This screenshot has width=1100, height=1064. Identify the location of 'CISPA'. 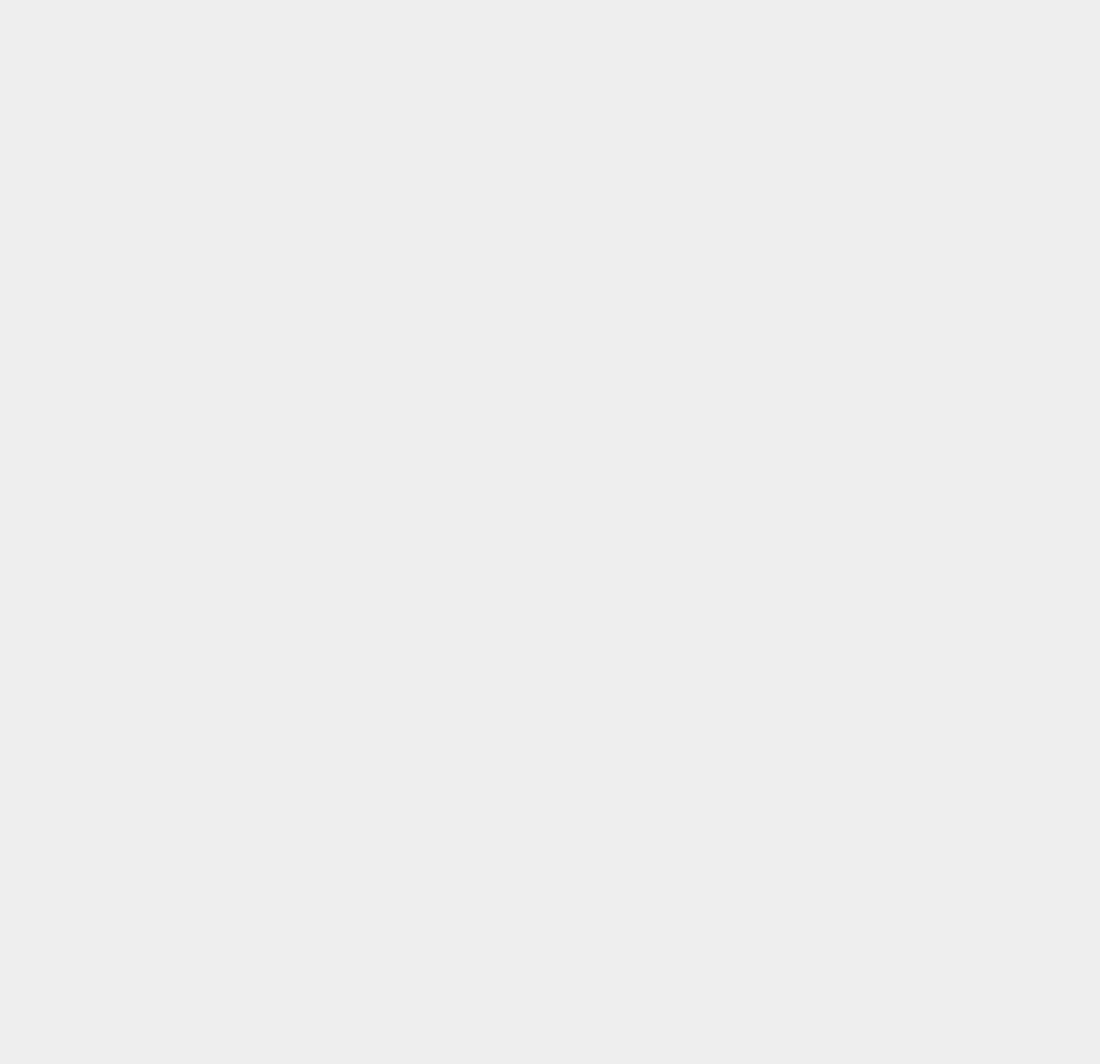
(796, 573).